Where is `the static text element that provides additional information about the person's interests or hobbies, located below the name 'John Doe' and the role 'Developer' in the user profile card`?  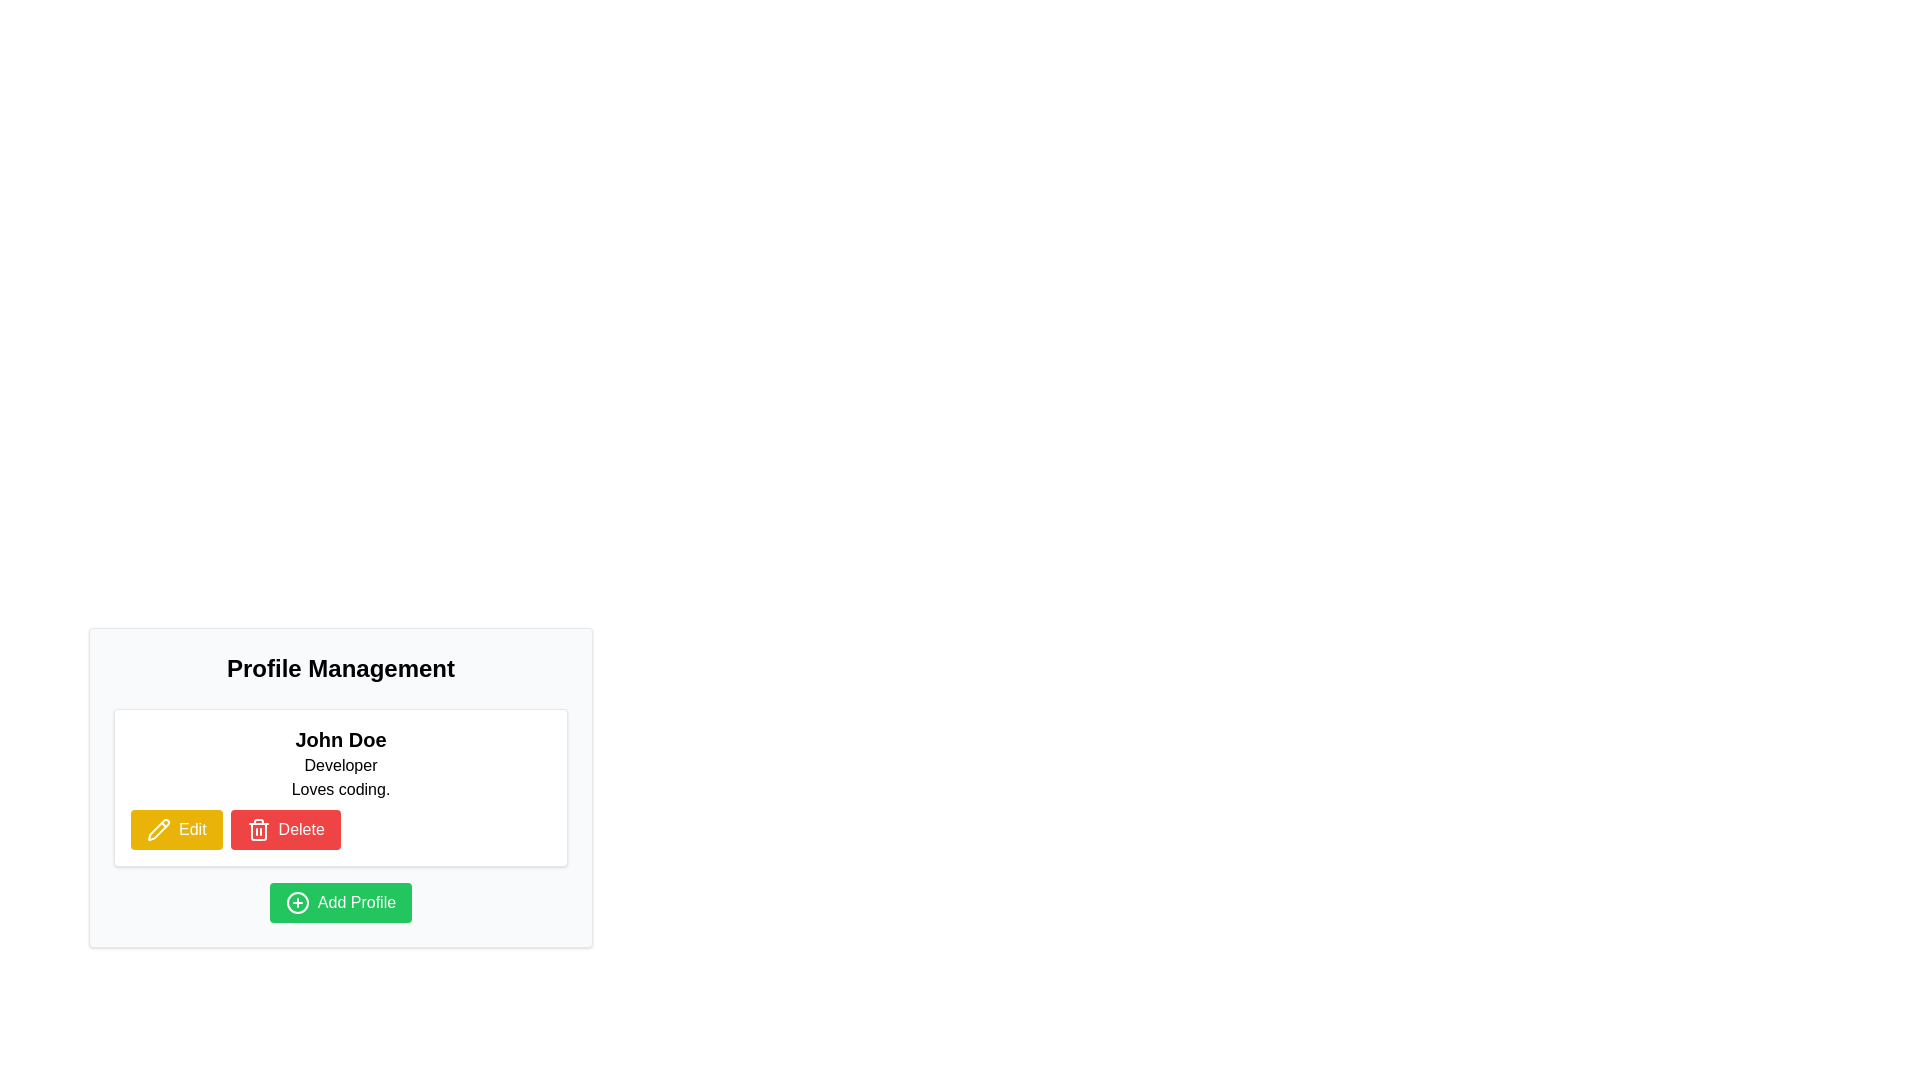
the static text element that provides additional information about the person's interests or hobbies, located below the name 'John Doe' and the role 'Developer' in the user profile card is located at coordinates (340, 789).